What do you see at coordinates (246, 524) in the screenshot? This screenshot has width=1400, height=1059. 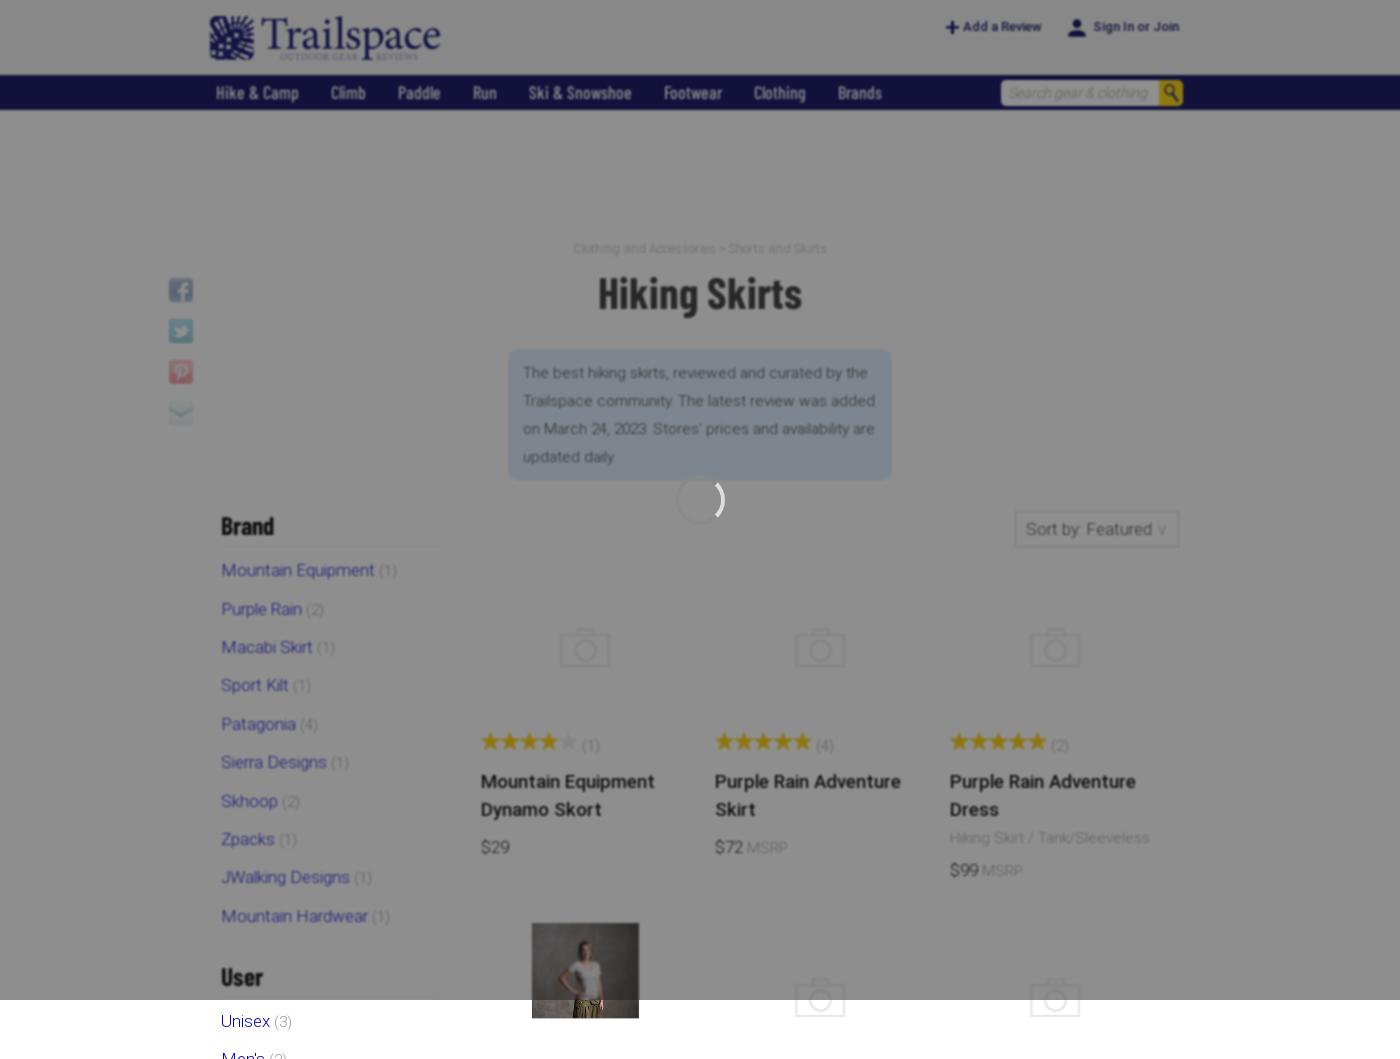 I see `'Brand'` at bounding box center [246, 524].